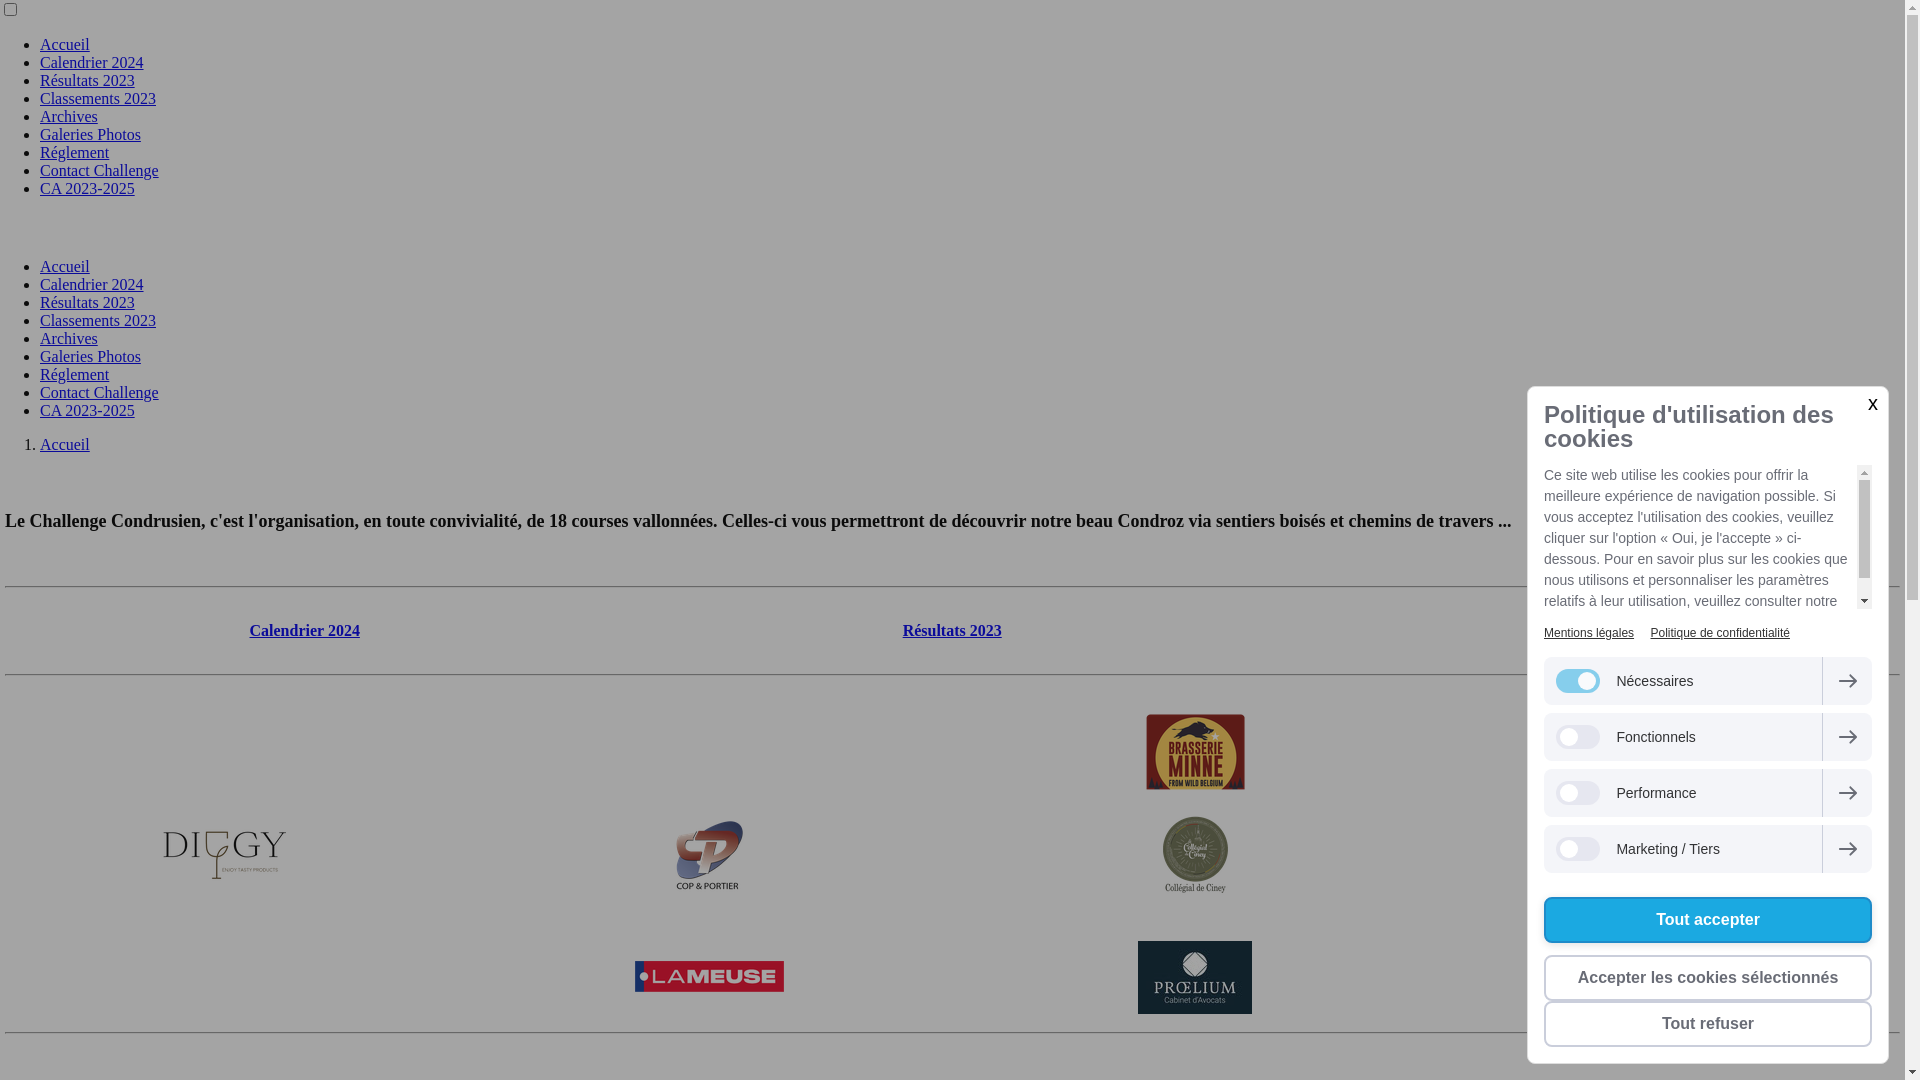  What do you see at coordinates (1707, 1023) in the screenshot?
I see `'Tout refuser'` at bounding box center [1707, 1023].